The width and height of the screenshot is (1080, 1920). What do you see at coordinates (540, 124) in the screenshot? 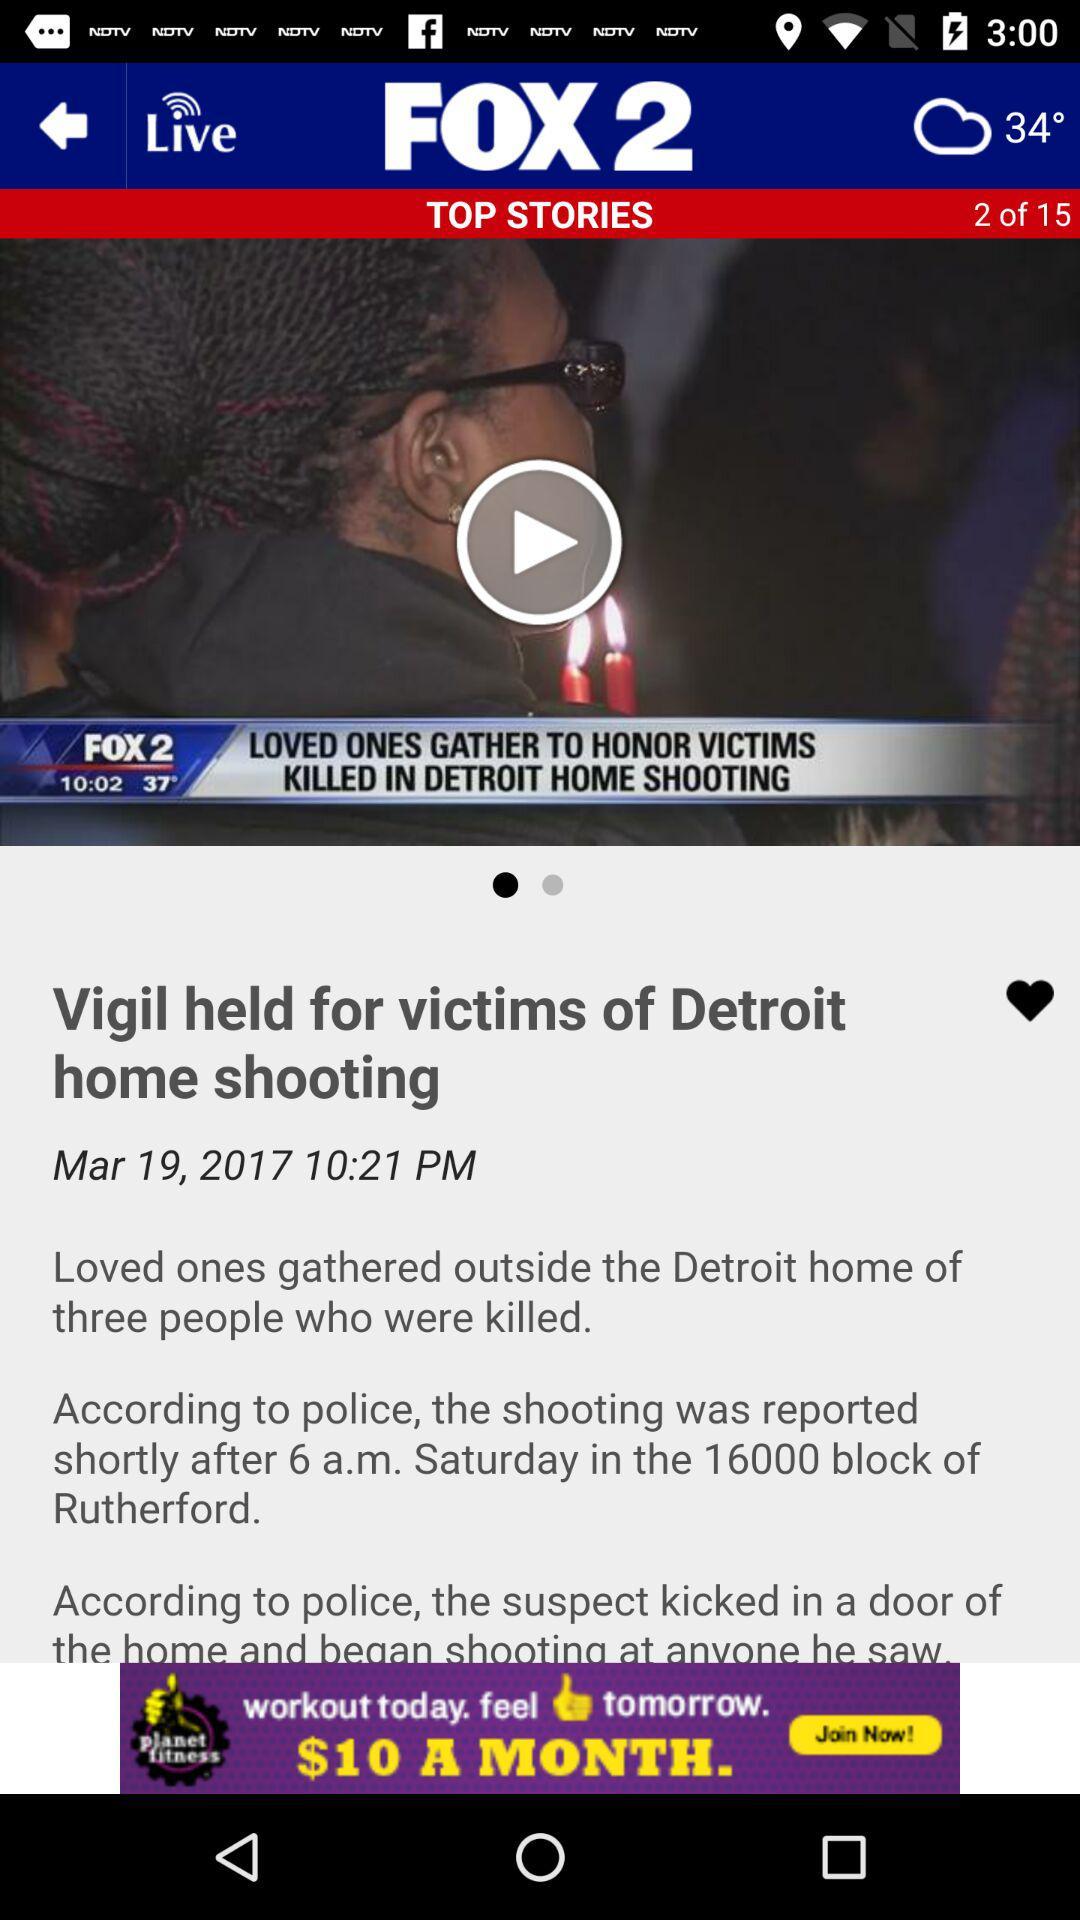
I see `fox 2 button` at bounding box center [540, 124].